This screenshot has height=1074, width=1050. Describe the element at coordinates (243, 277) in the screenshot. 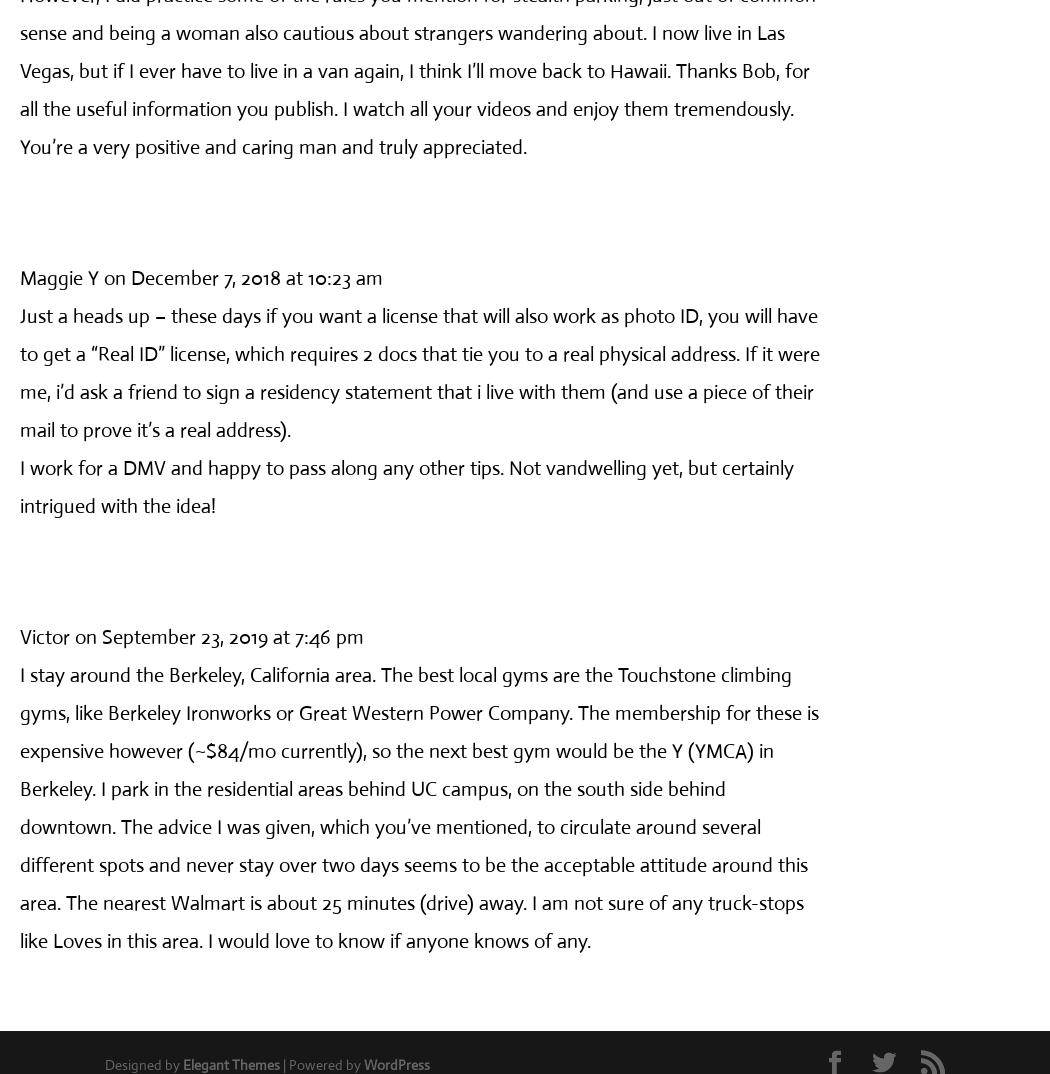

I see `'on December 7, 2018 at 10:23 am'` at that location.